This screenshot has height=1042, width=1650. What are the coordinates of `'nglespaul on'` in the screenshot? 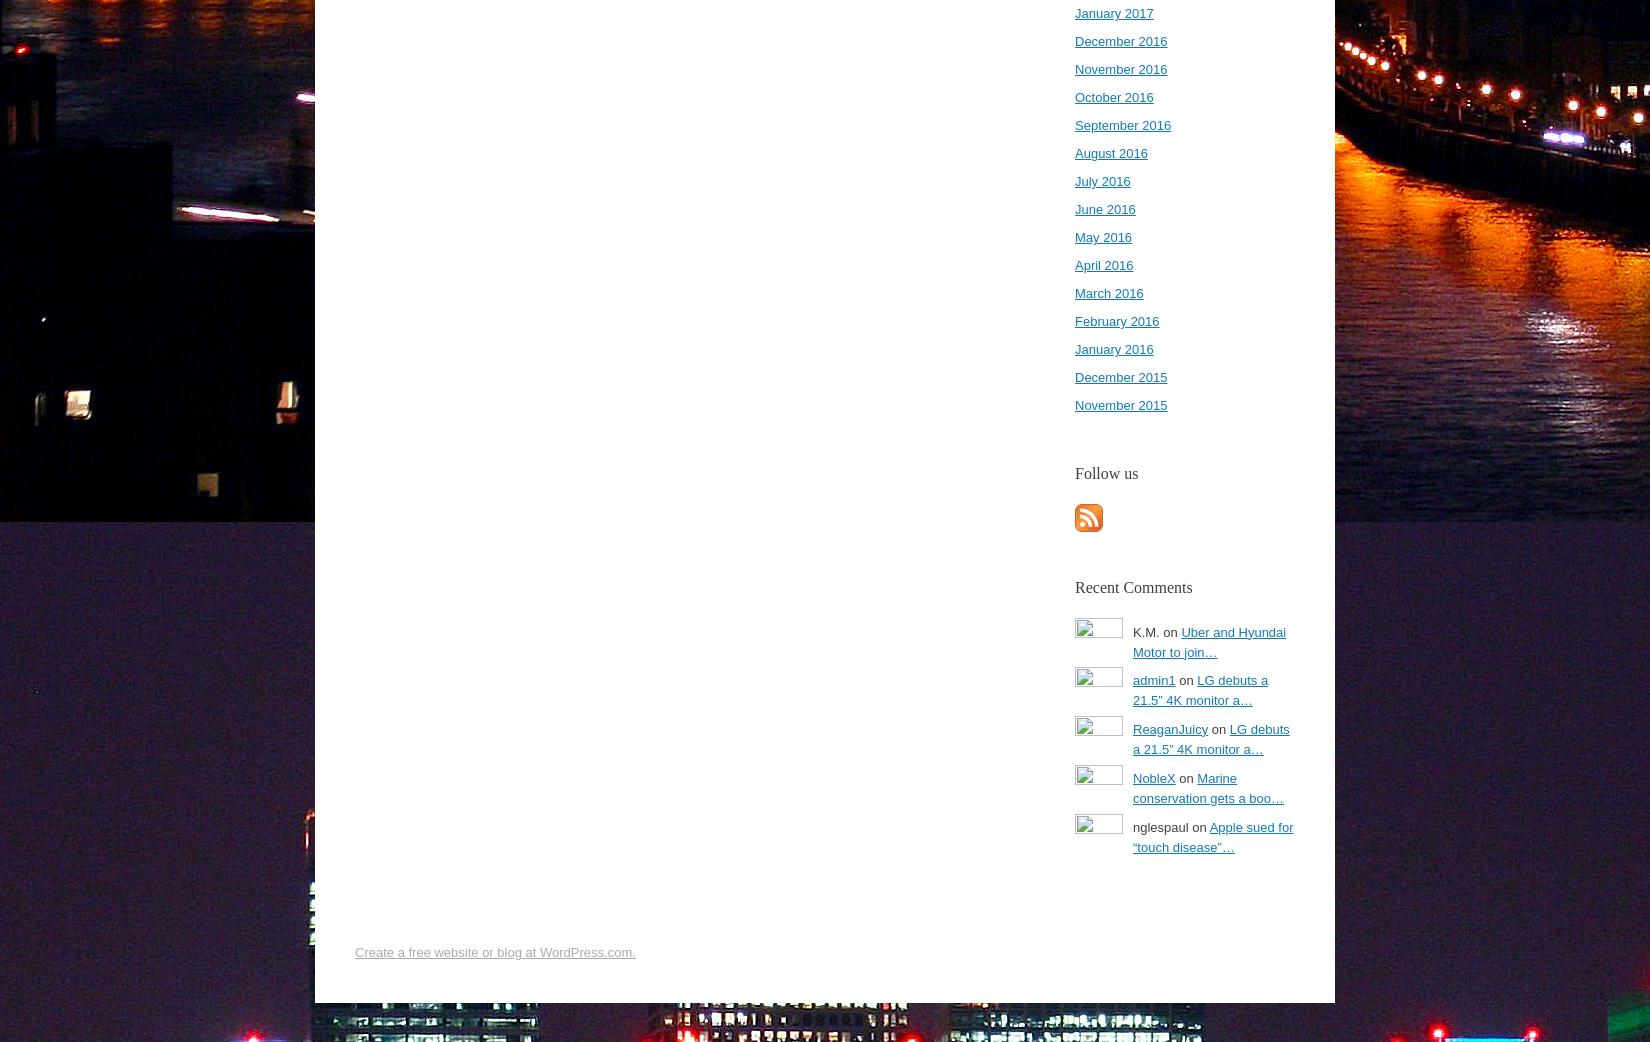 It's located at (1133, 826).